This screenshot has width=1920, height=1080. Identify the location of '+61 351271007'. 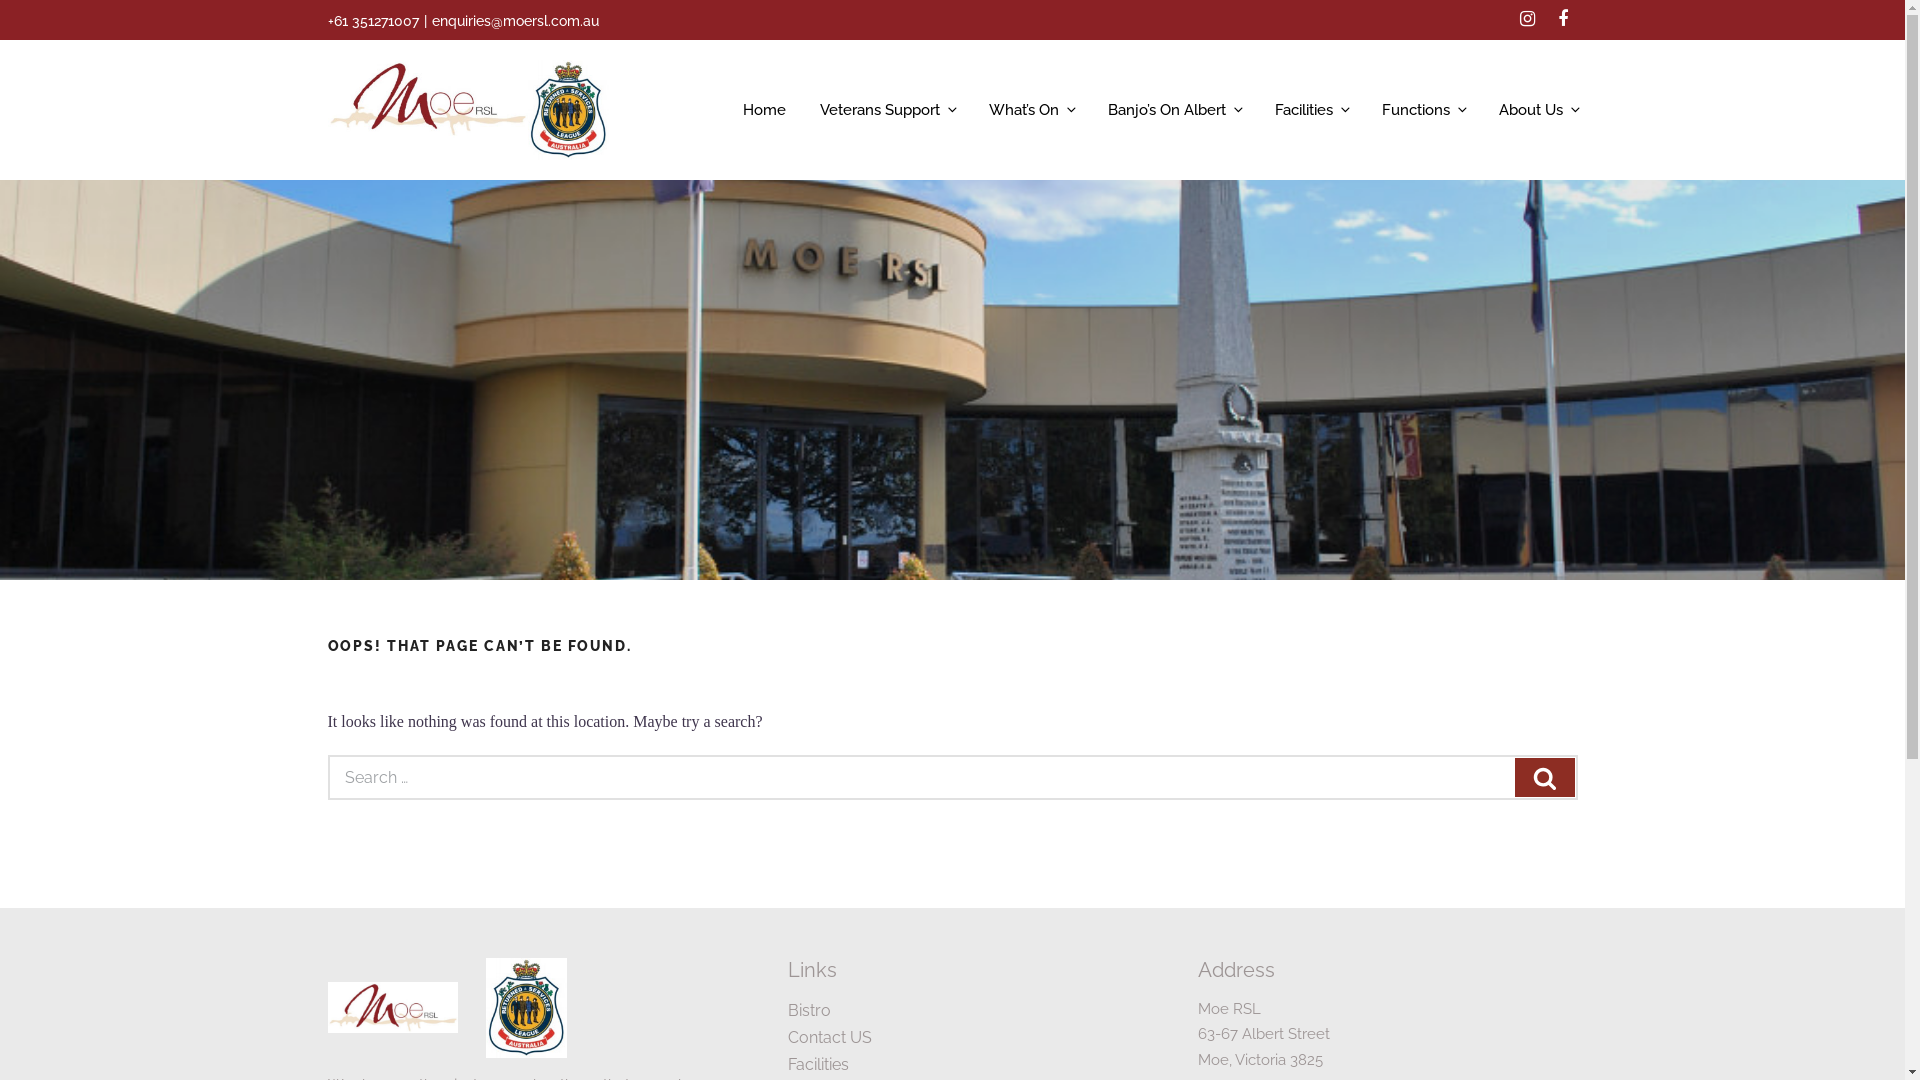
(373, 20).